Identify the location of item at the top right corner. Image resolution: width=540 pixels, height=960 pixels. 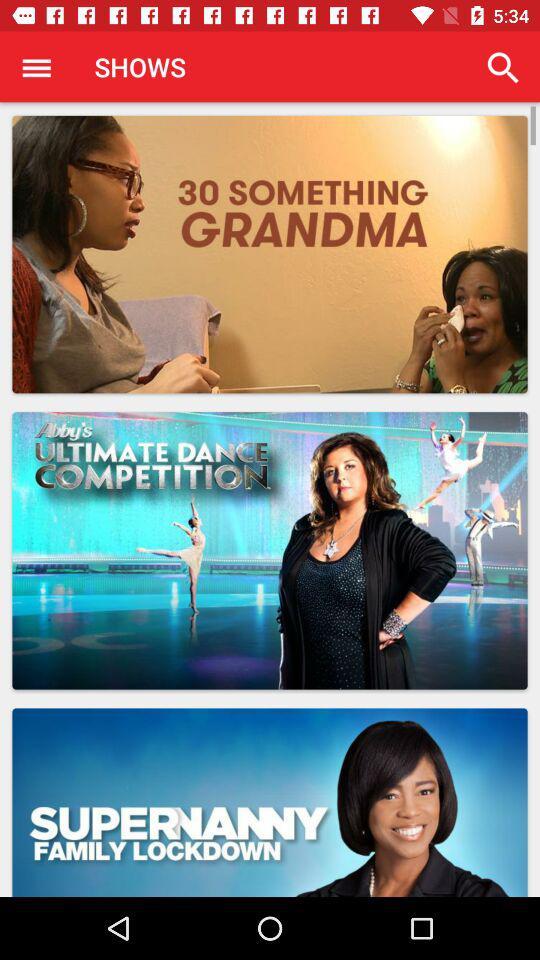
(502, 67).